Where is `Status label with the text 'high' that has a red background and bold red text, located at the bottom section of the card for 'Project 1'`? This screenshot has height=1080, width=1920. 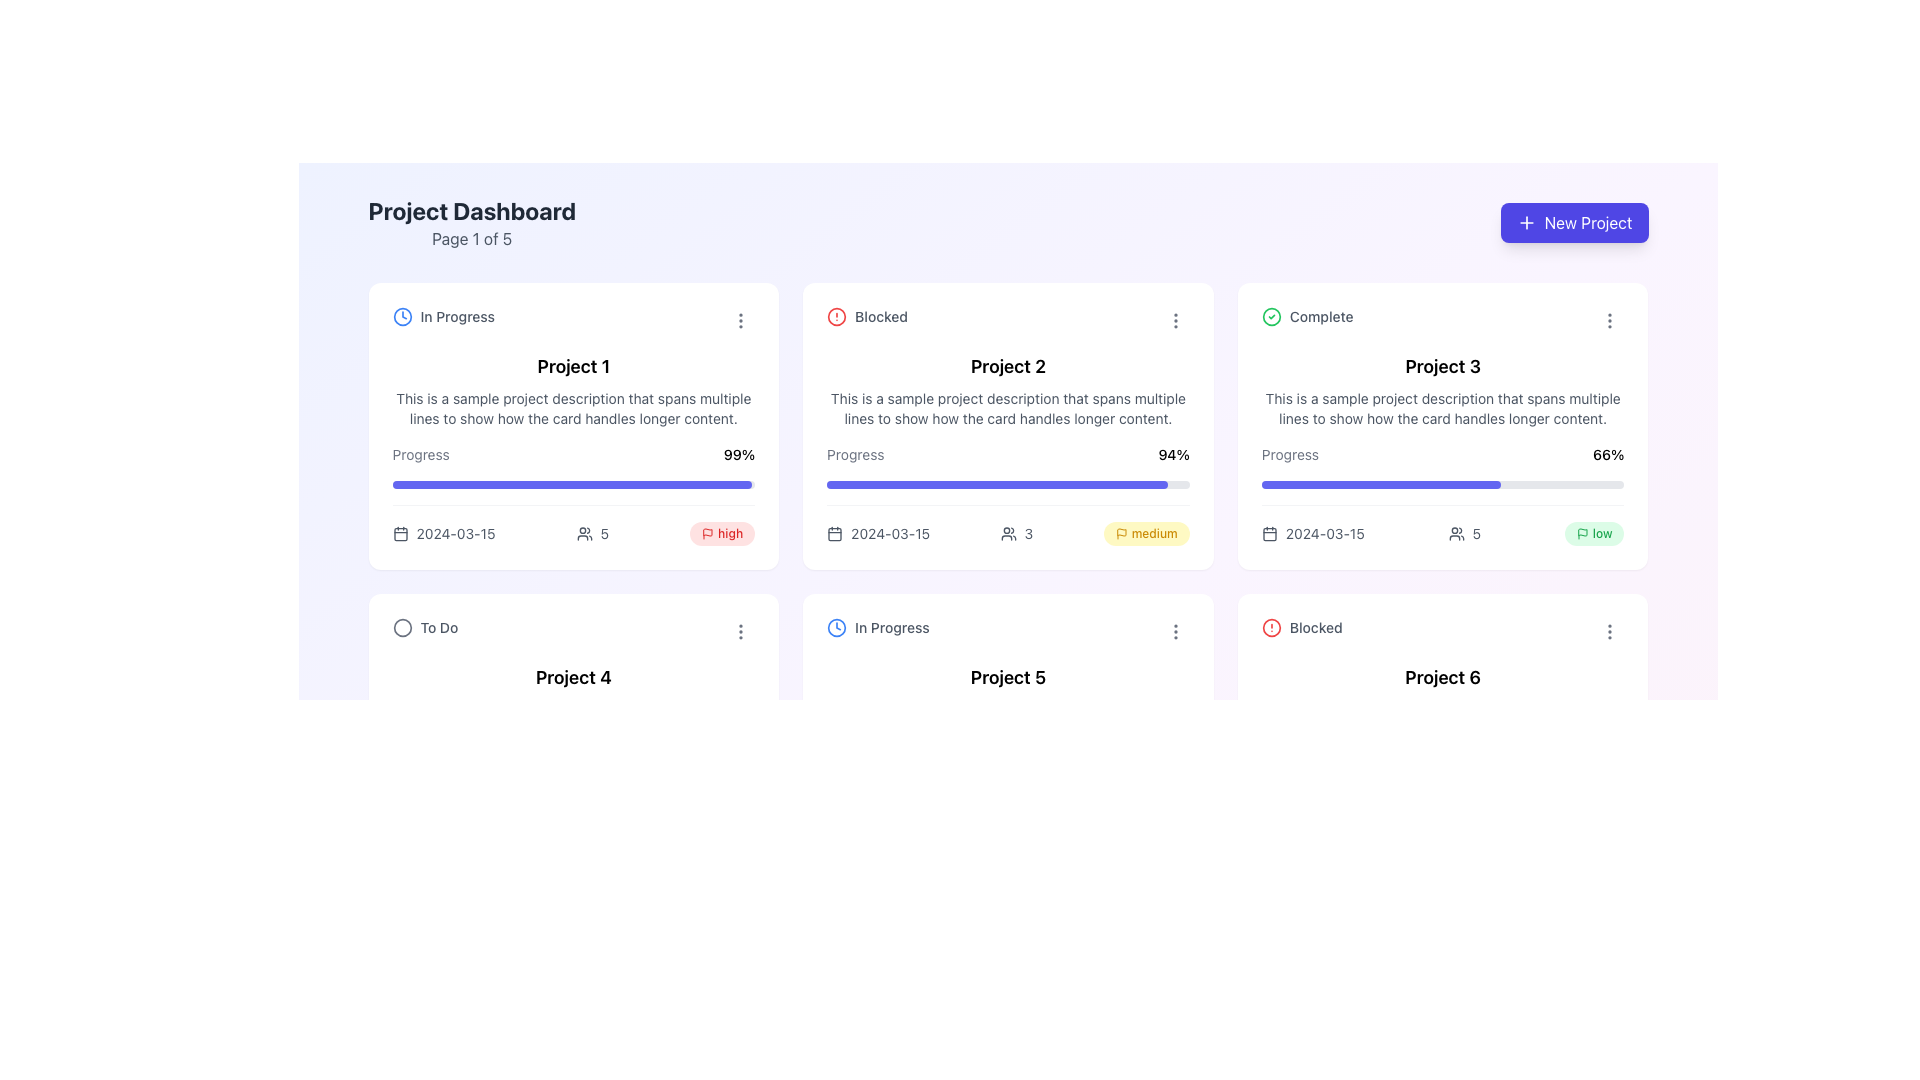
Status label with the text 'high' that has a red background and bold red text, located at the bottom section of the card for 'Project 1' is located at coordinates (721, 532).